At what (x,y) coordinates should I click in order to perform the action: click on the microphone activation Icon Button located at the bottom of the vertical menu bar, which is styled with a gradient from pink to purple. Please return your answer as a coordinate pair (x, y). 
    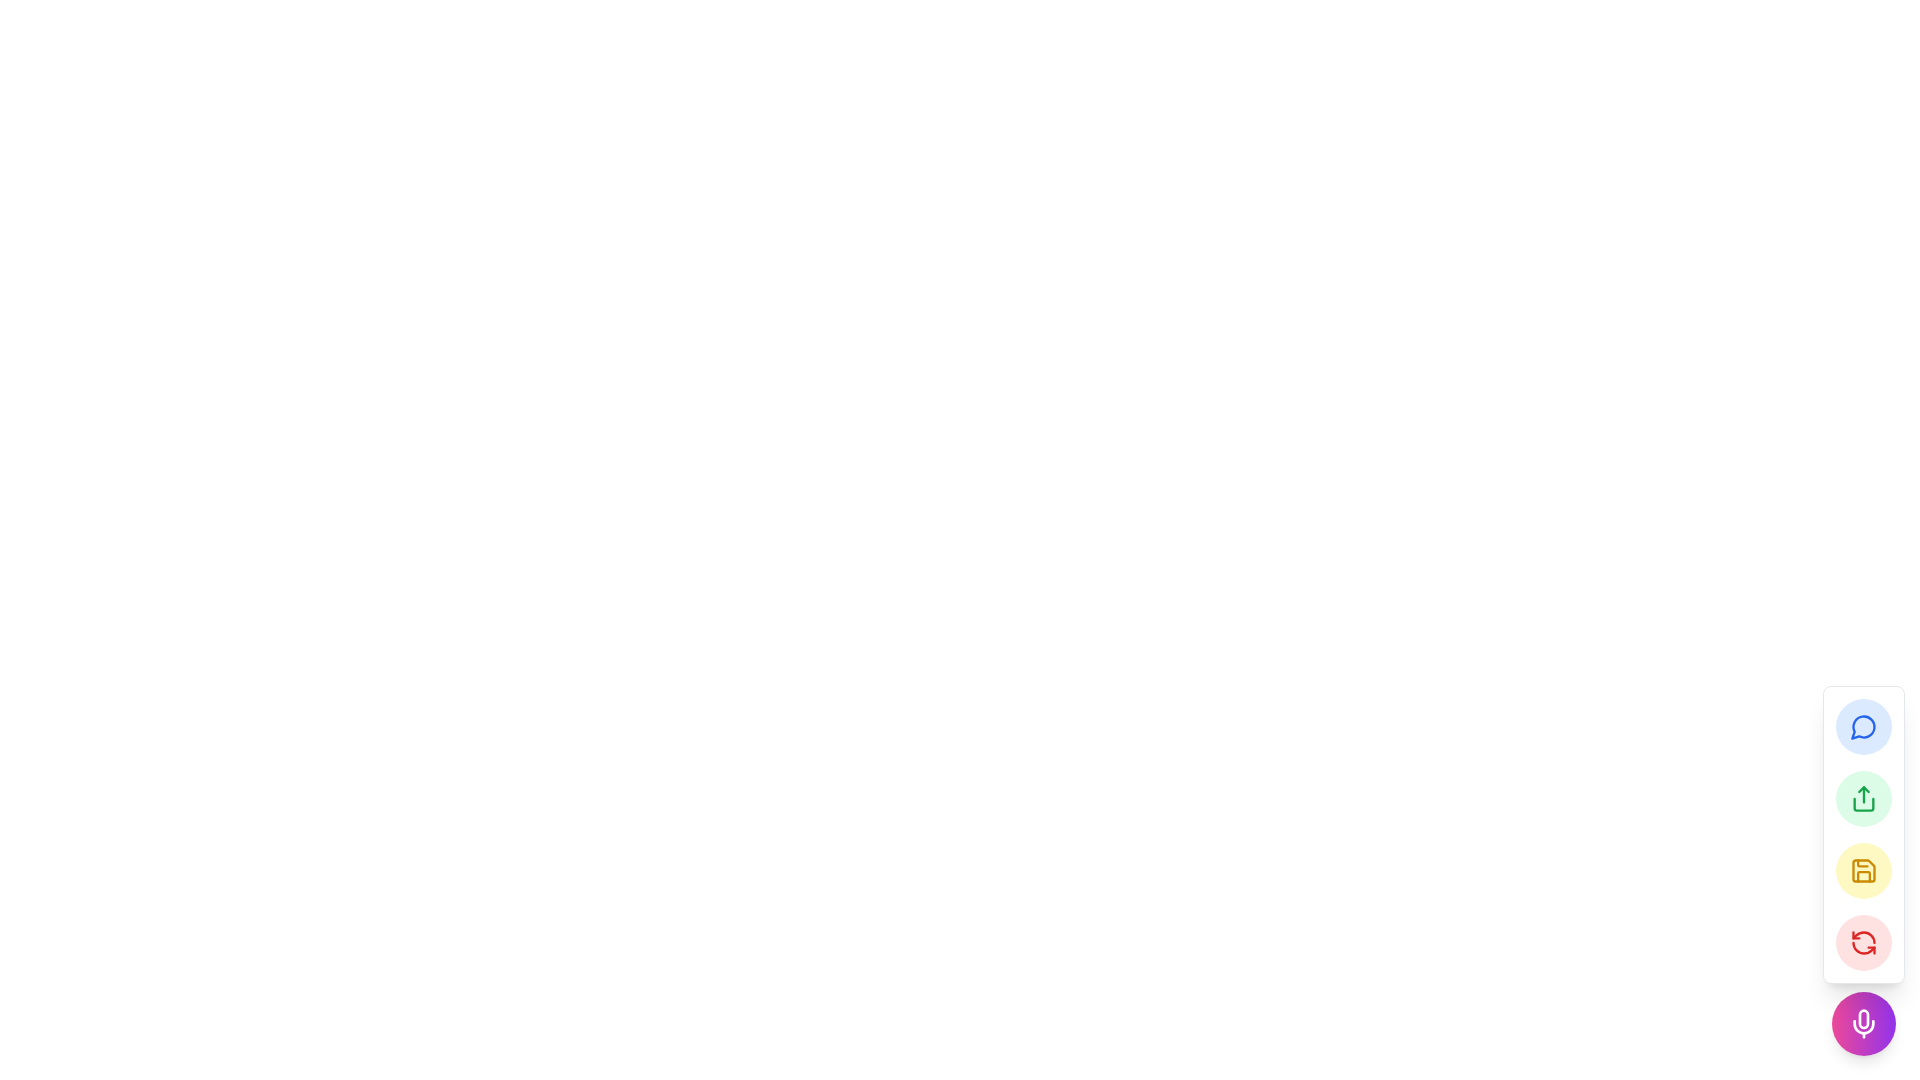
    Looking at the image, I should click on (1862, 1023).